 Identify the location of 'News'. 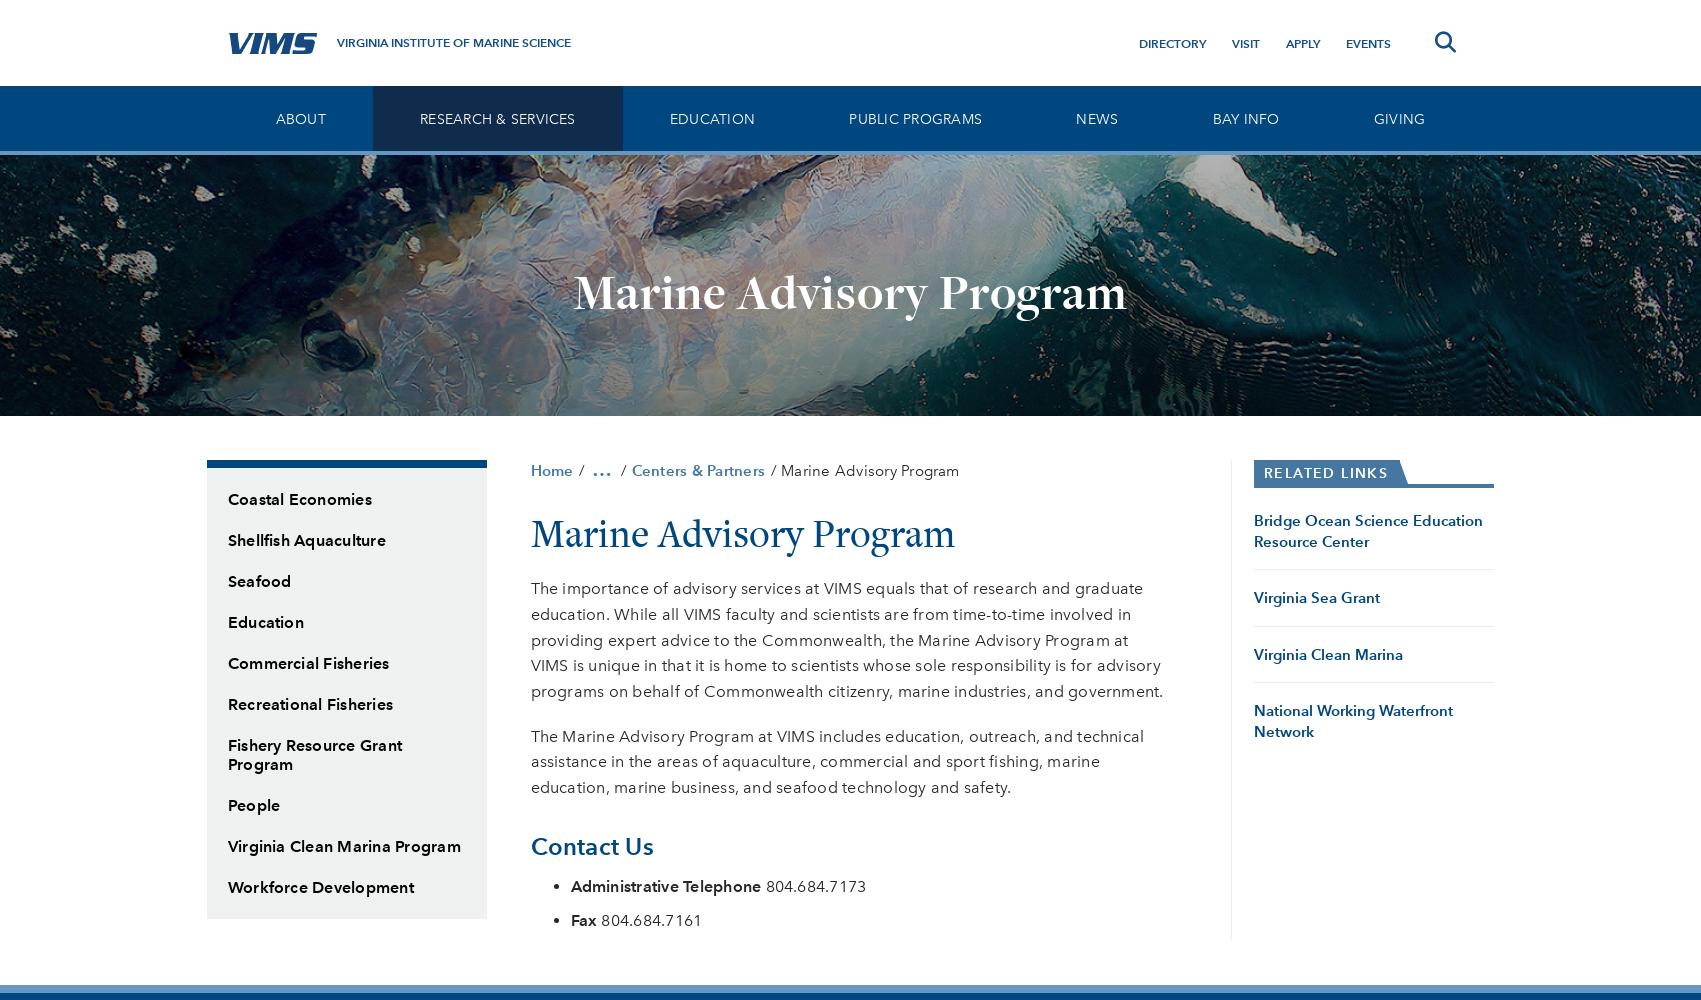
(1095, 118).